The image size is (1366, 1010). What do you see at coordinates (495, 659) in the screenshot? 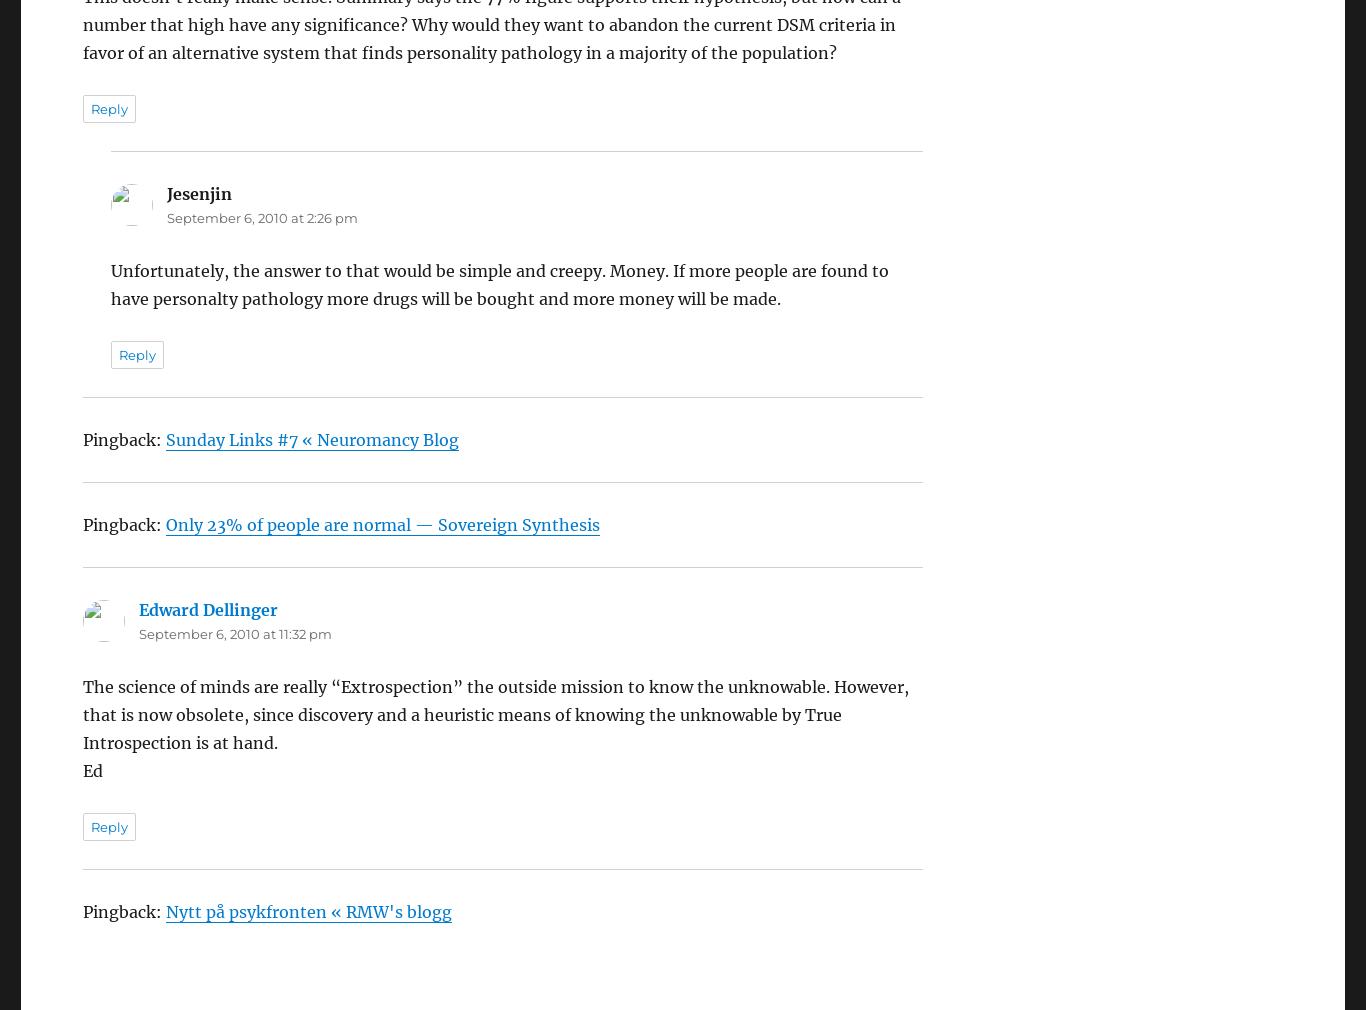
I see `'The science of minds are really “Extrospection” the outside mission to know the unknowable. However, that is now obsolete, since discovery and a heuristic means of knowing the unknowable by True Introspection is at hand.'` at bounding box center [495, 659].